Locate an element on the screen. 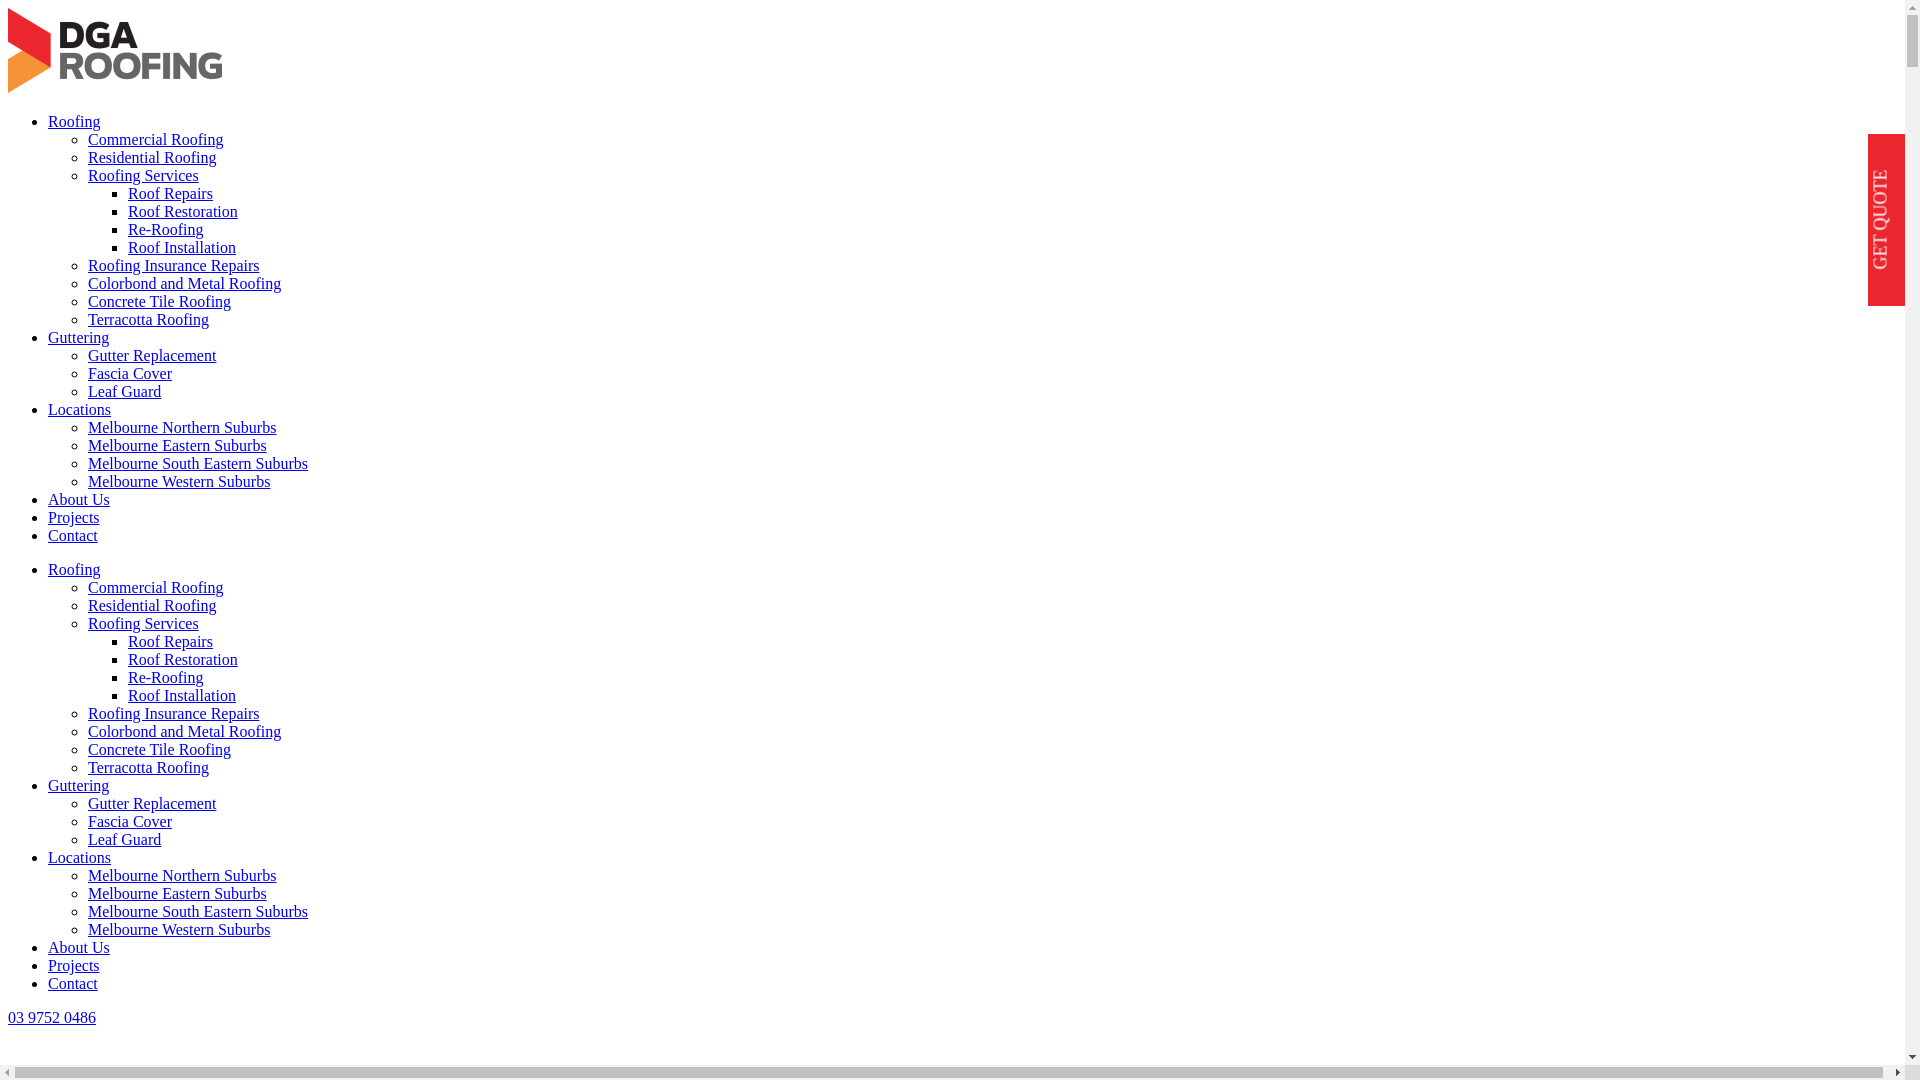 This screenshot has height=1080, width=1920. 'Guttering' is located at coordinates (78, 784).